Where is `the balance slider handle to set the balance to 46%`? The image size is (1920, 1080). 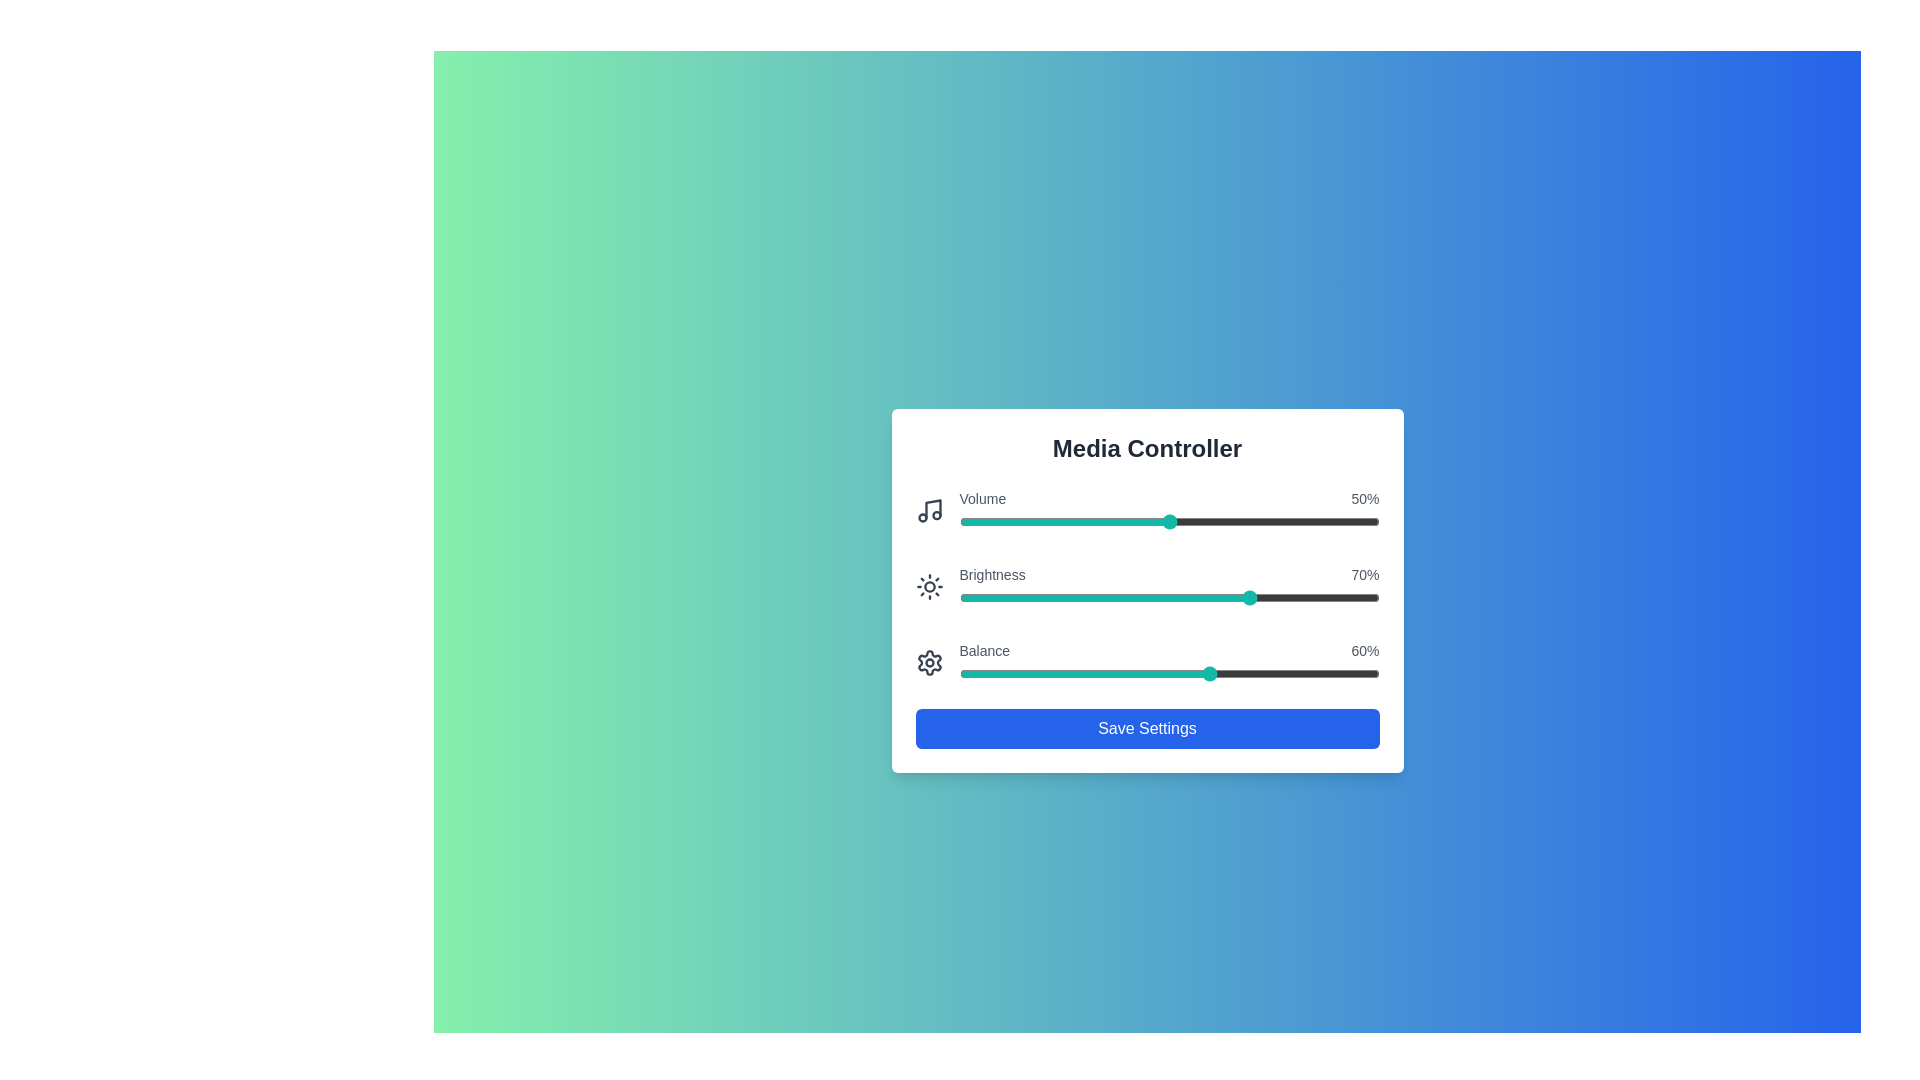
the balance slider handle to set the balance to 46% is located at coordinates (1152, 674).